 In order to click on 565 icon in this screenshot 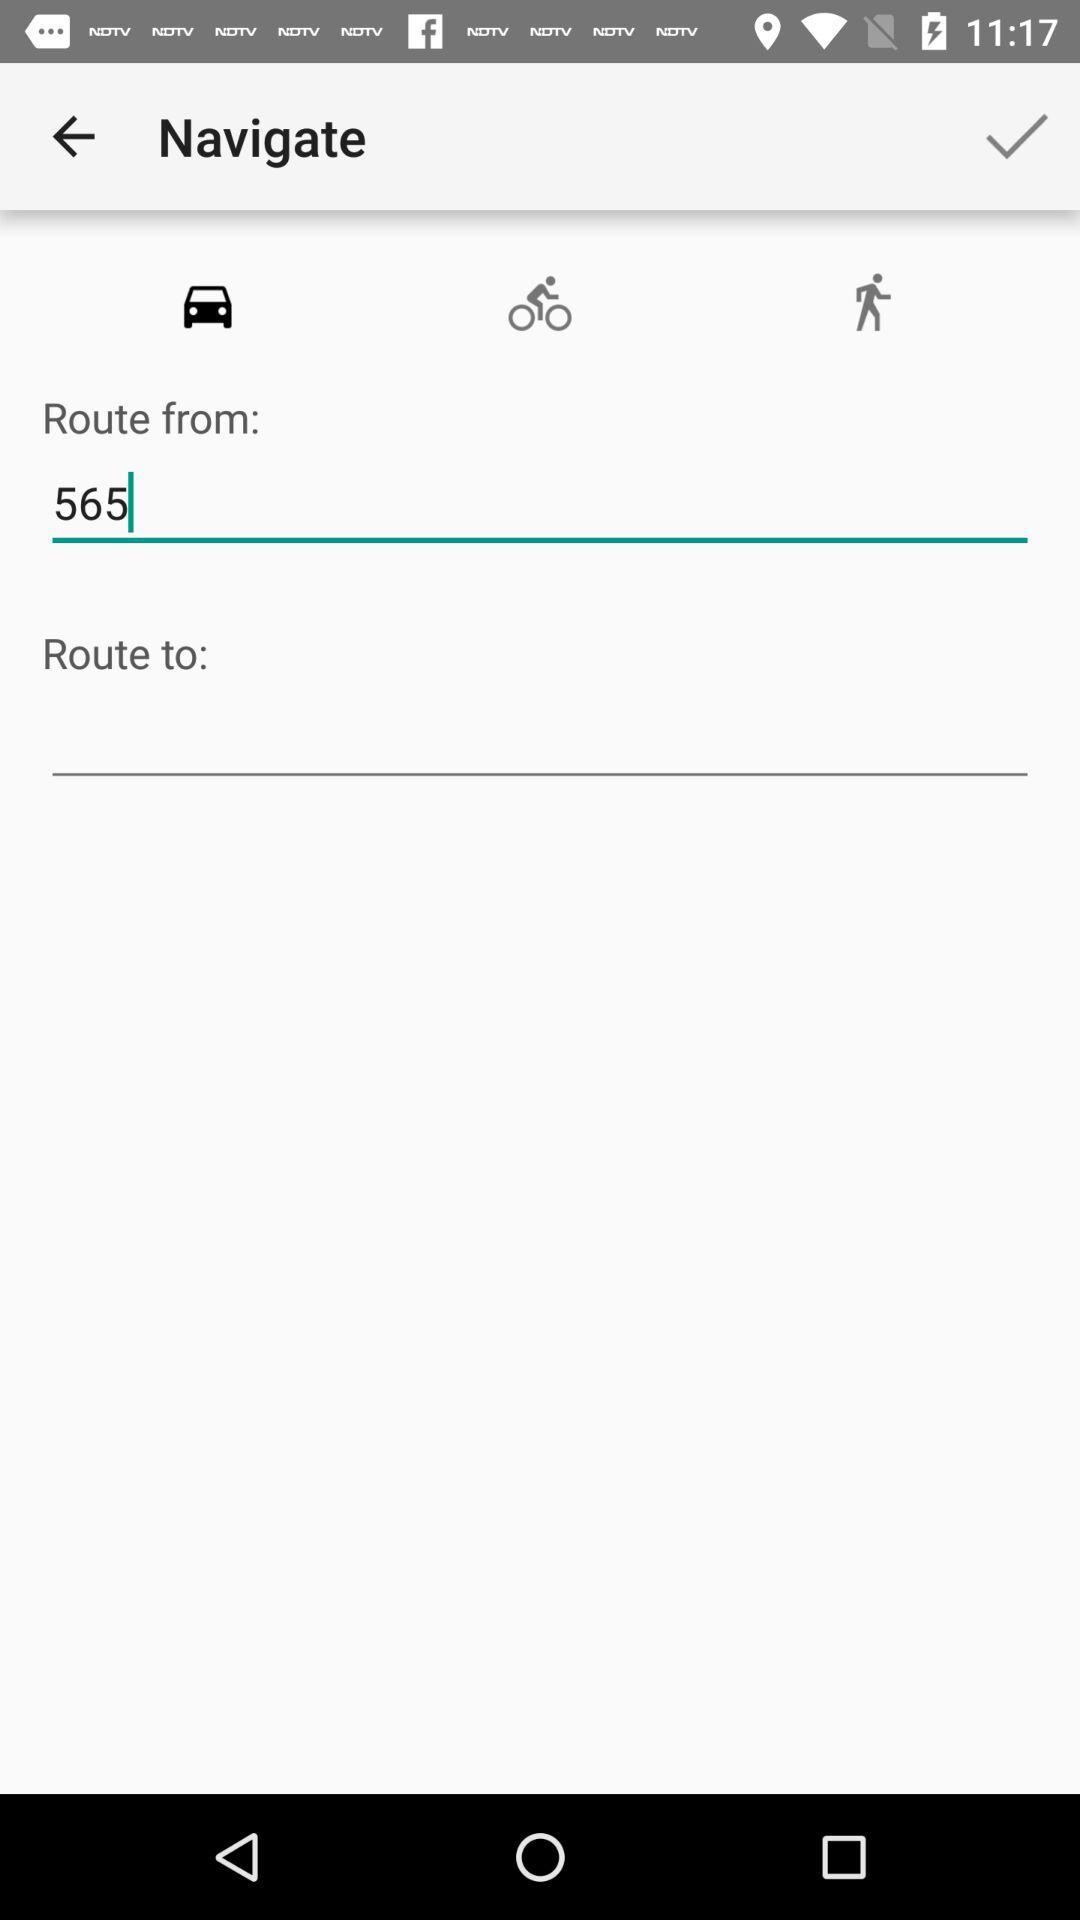, I will do `click(540, 503)`.